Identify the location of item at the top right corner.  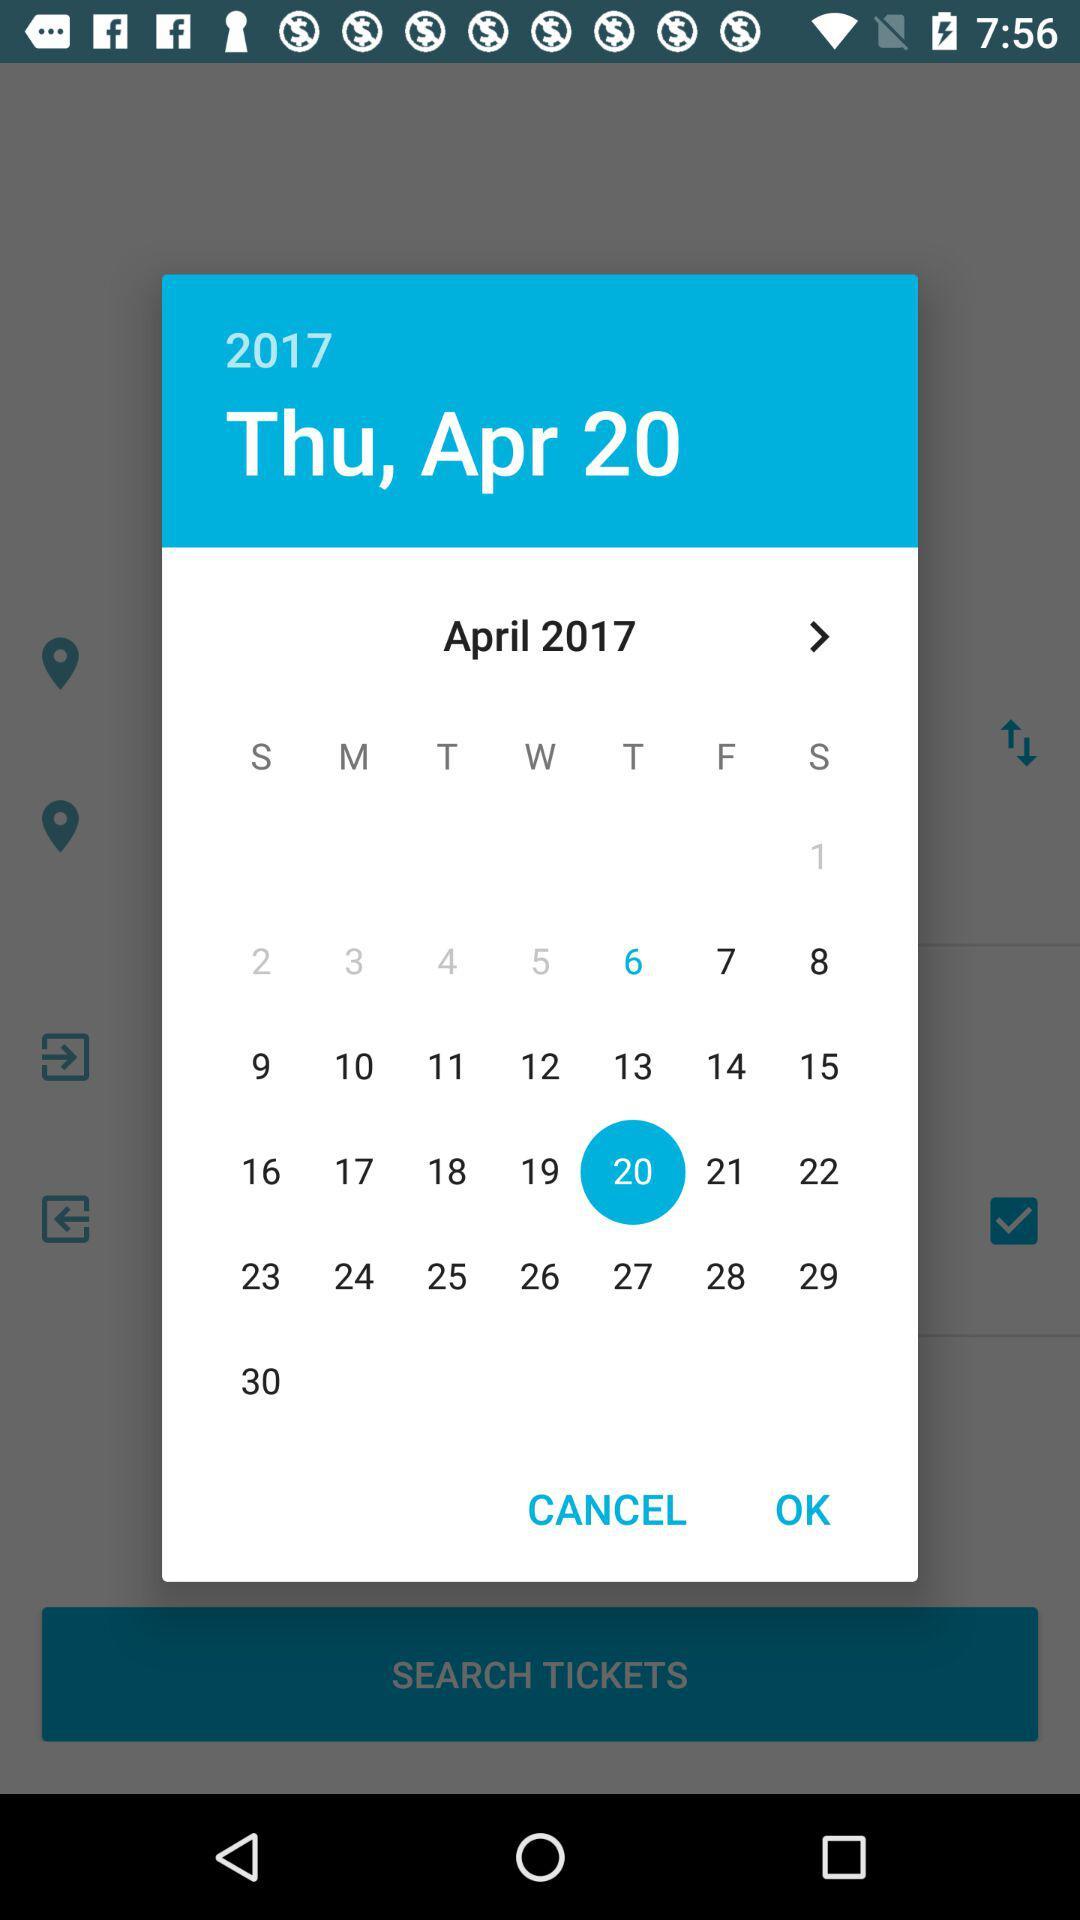
(818, 635).